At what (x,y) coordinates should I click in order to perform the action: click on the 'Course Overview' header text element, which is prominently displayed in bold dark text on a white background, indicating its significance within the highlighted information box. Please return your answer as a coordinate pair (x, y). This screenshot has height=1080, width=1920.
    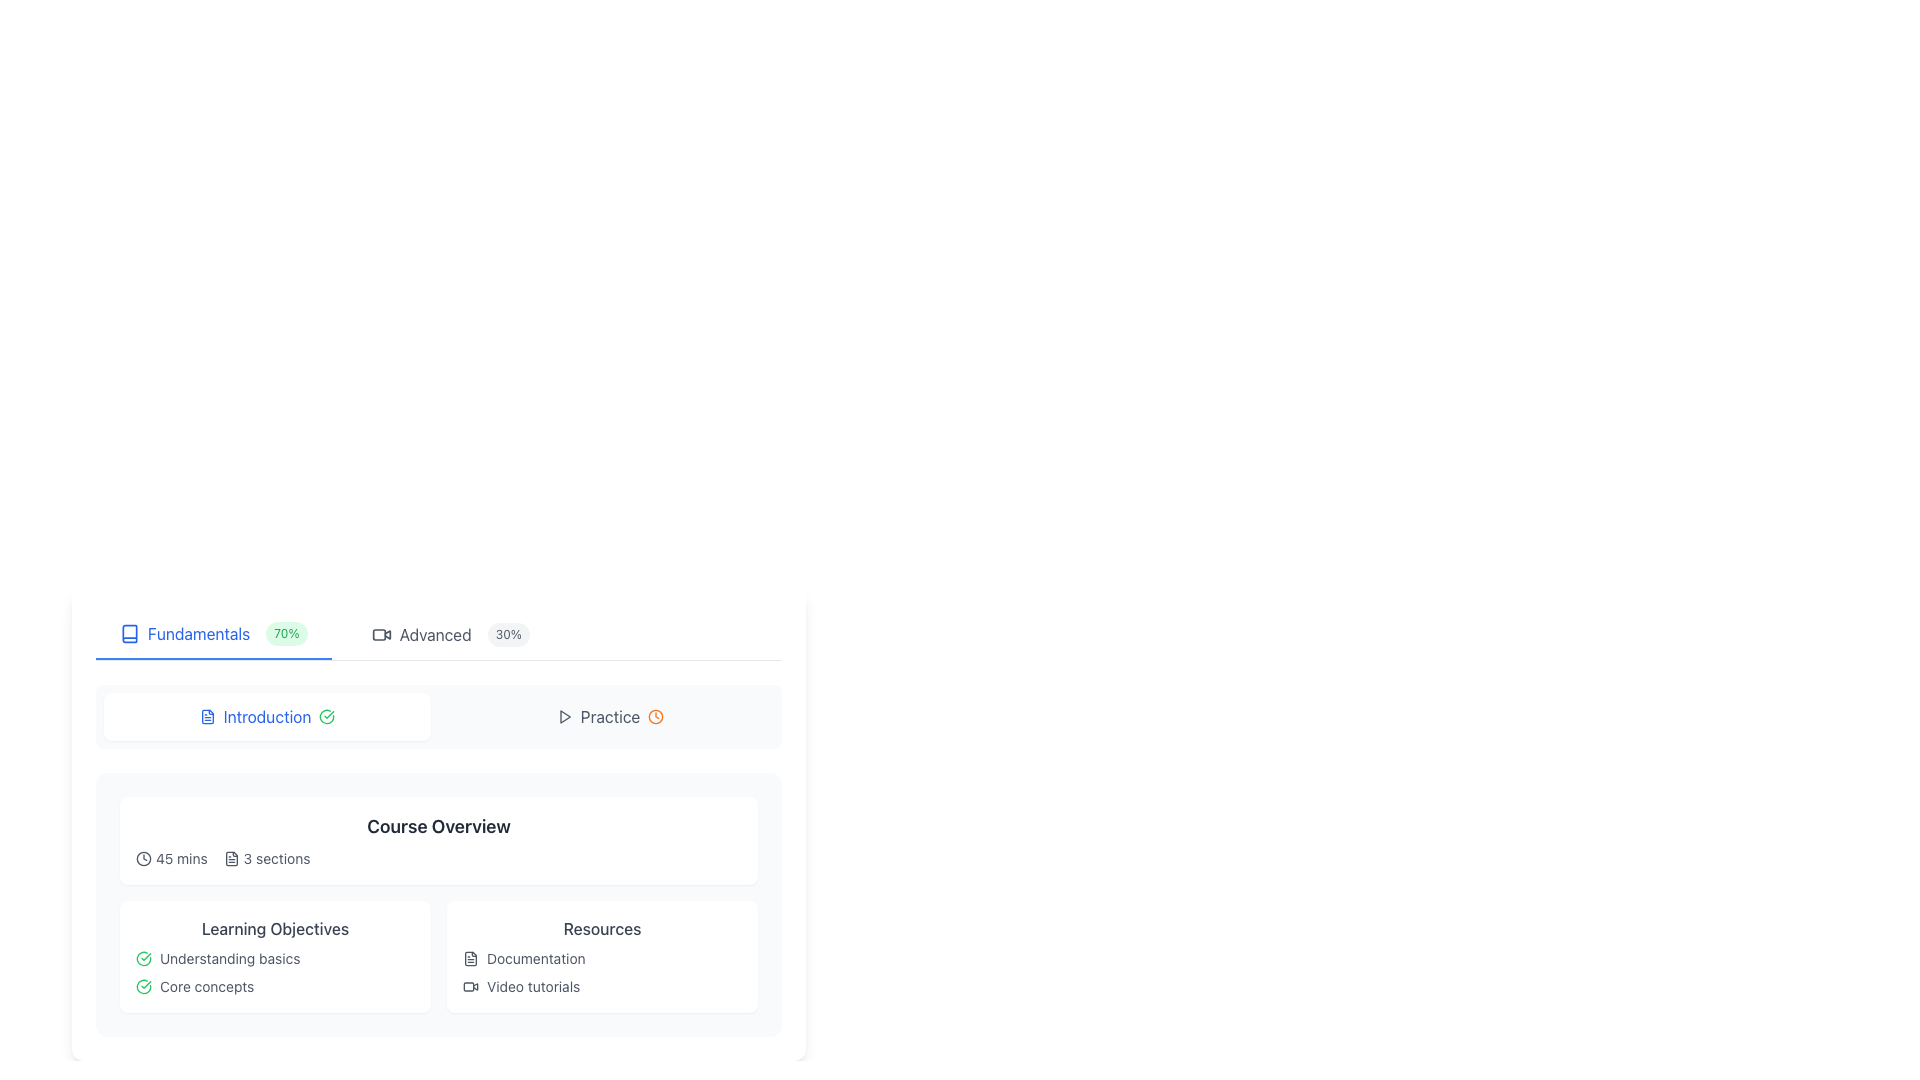
    Looking at the image, I should click on (437, 826).